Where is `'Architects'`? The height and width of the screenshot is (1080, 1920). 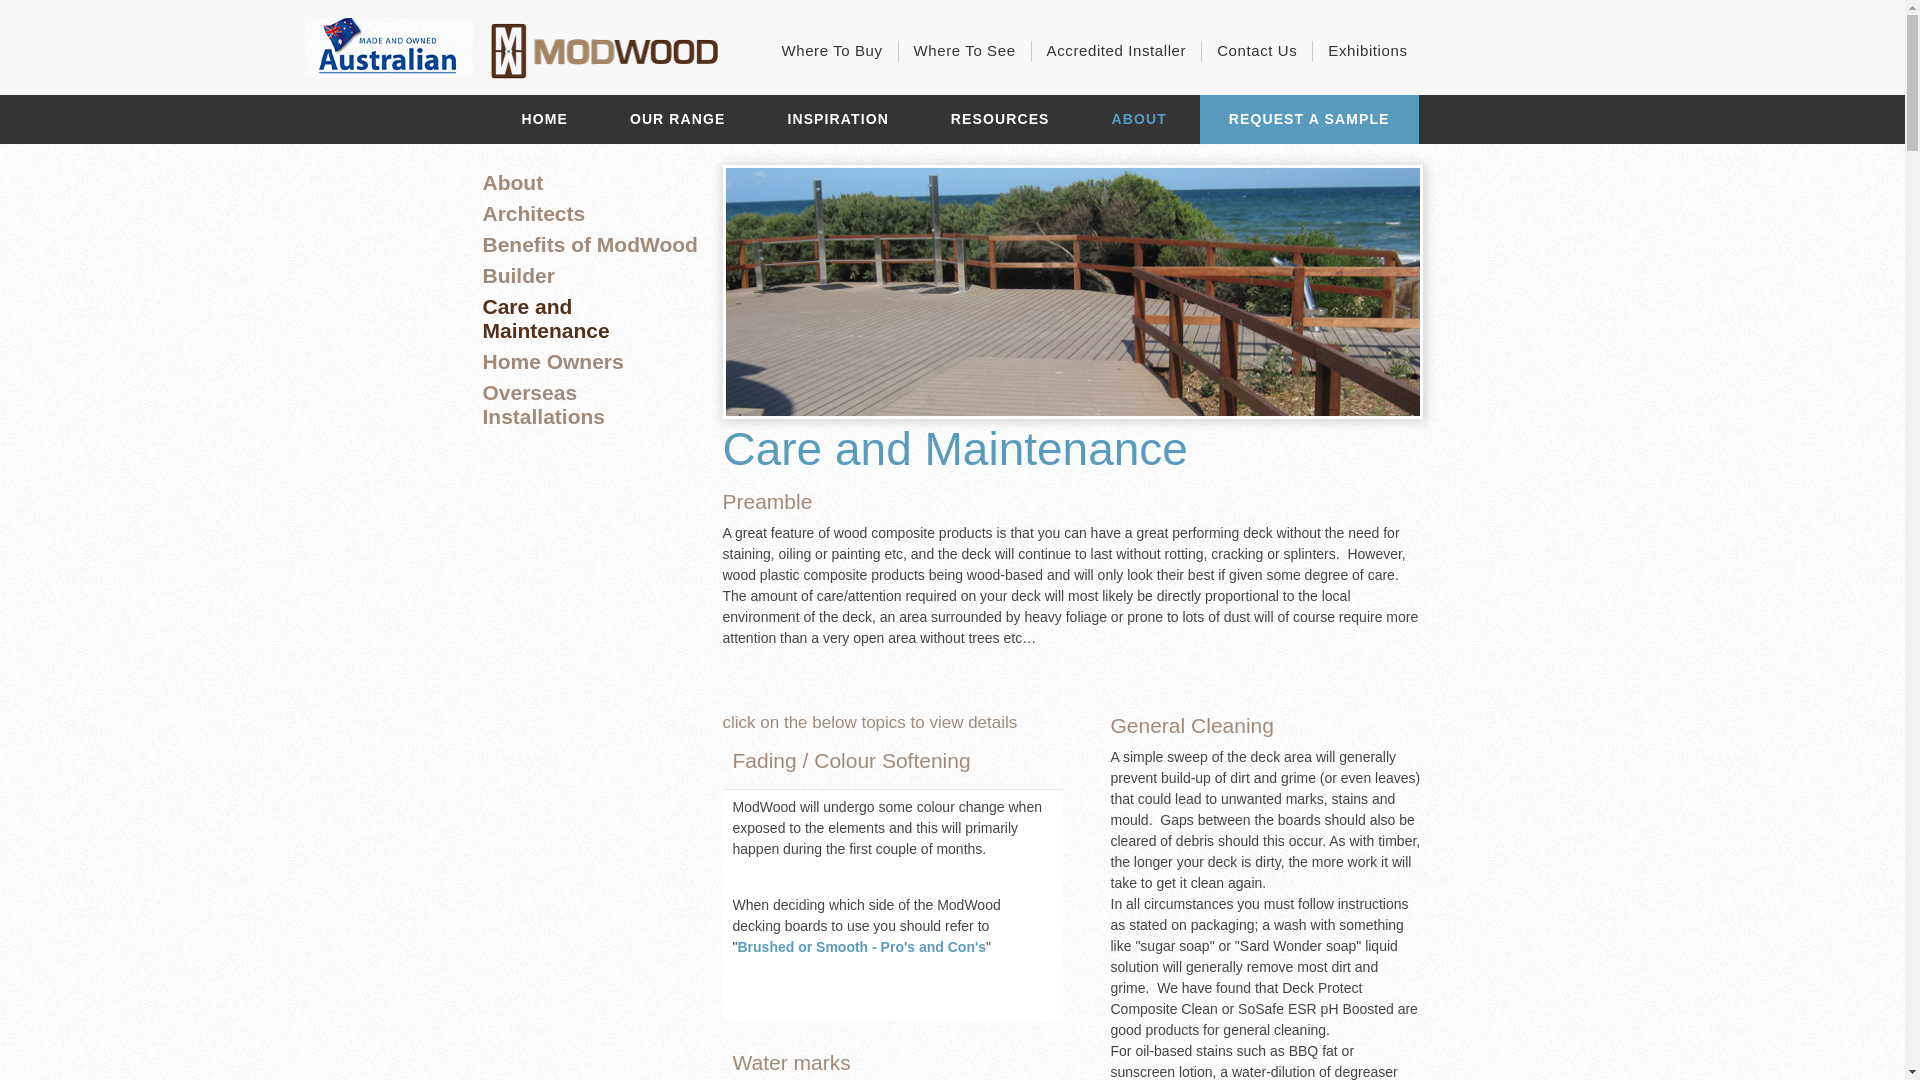 'Architects' is located at coordinates (481, 213).